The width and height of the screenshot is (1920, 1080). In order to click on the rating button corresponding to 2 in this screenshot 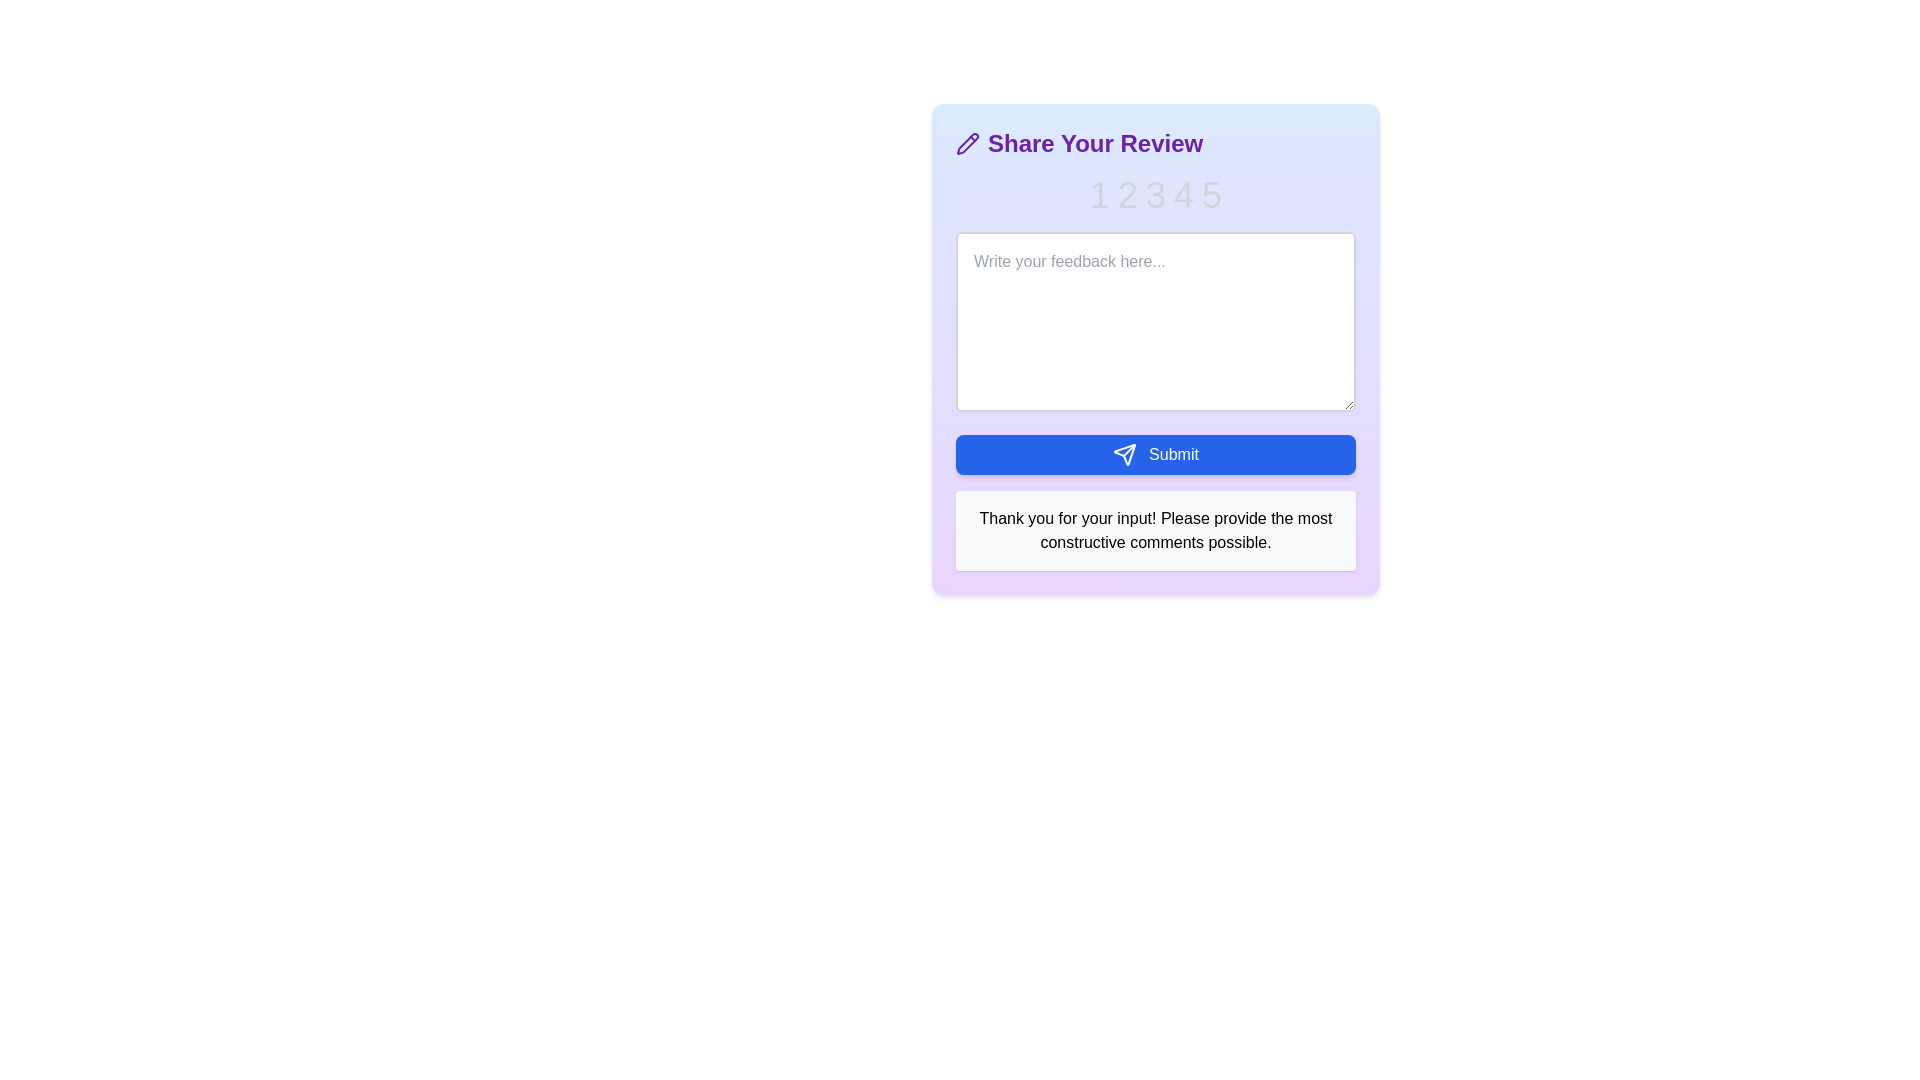, I will do `click(1128, 196)`.